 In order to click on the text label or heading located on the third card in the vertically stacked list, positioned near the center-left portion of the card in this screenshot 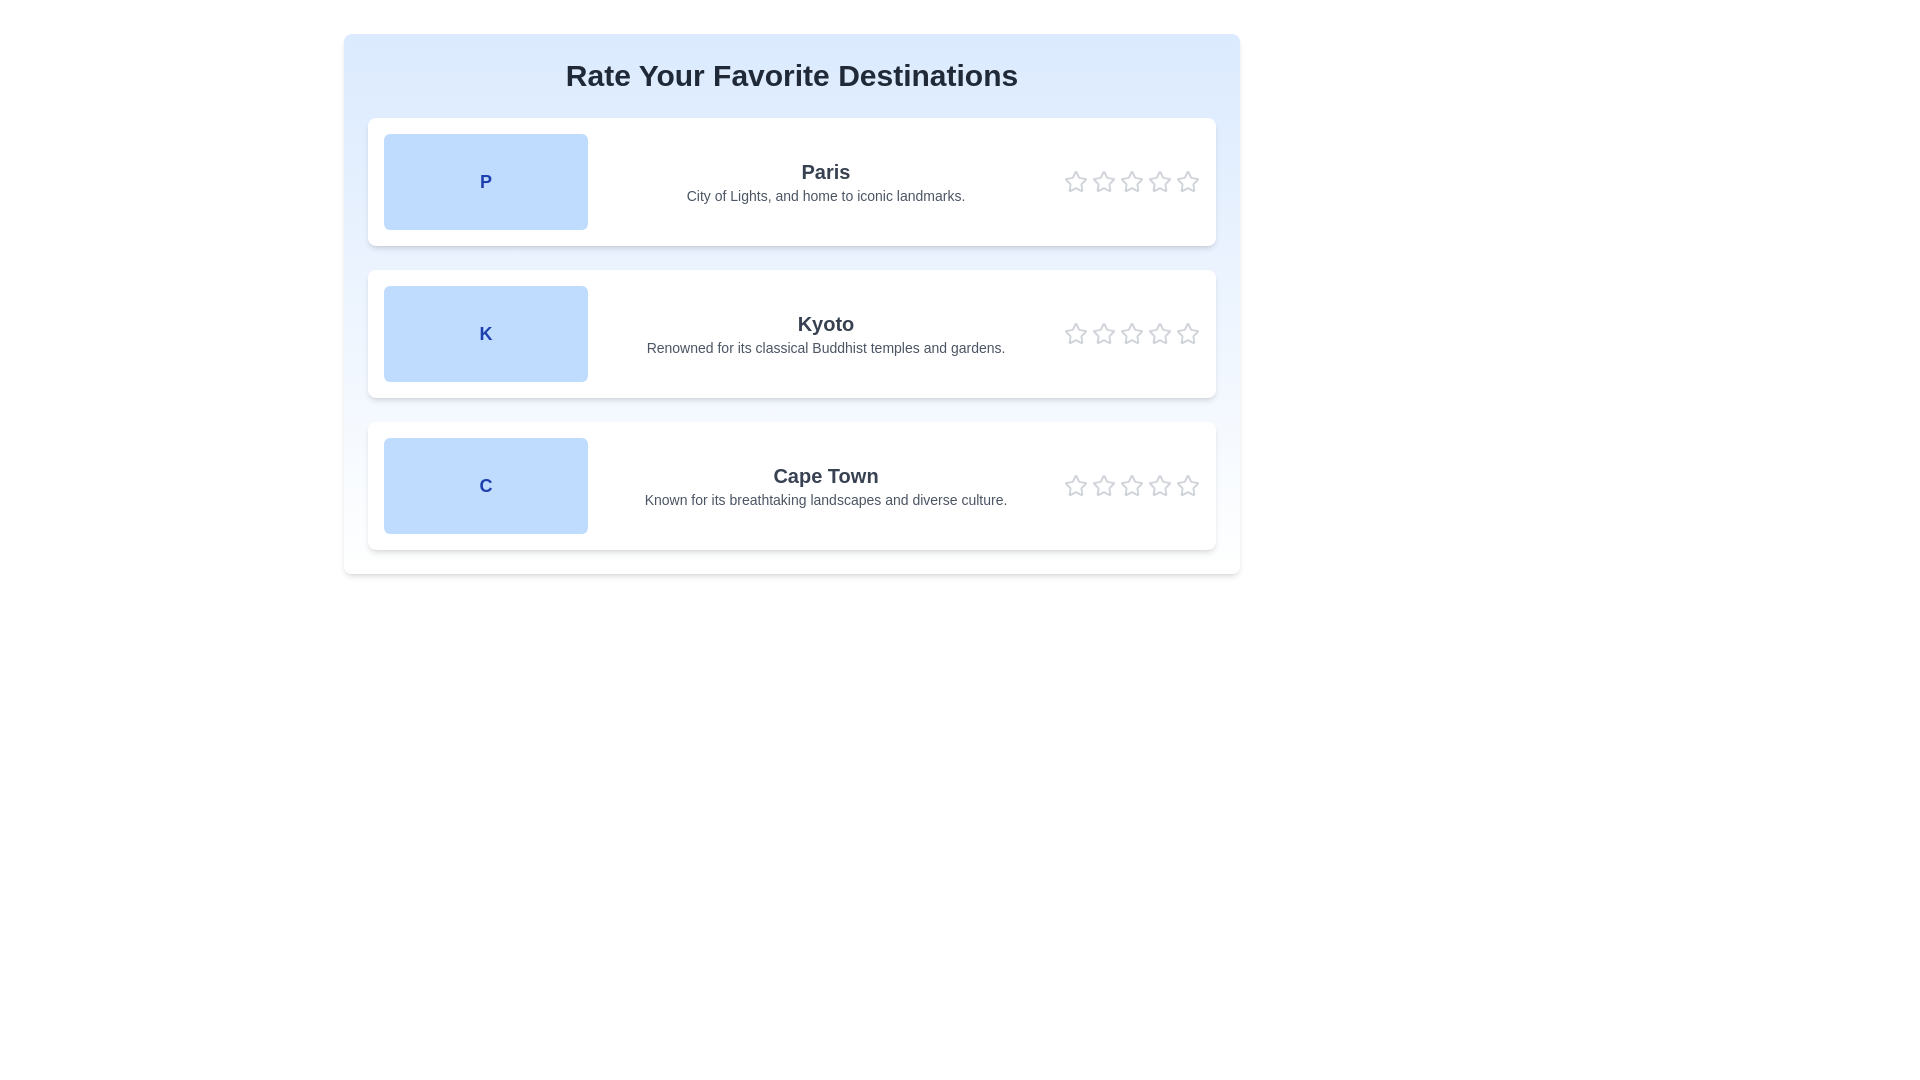, I will do `click(825, 475)`.